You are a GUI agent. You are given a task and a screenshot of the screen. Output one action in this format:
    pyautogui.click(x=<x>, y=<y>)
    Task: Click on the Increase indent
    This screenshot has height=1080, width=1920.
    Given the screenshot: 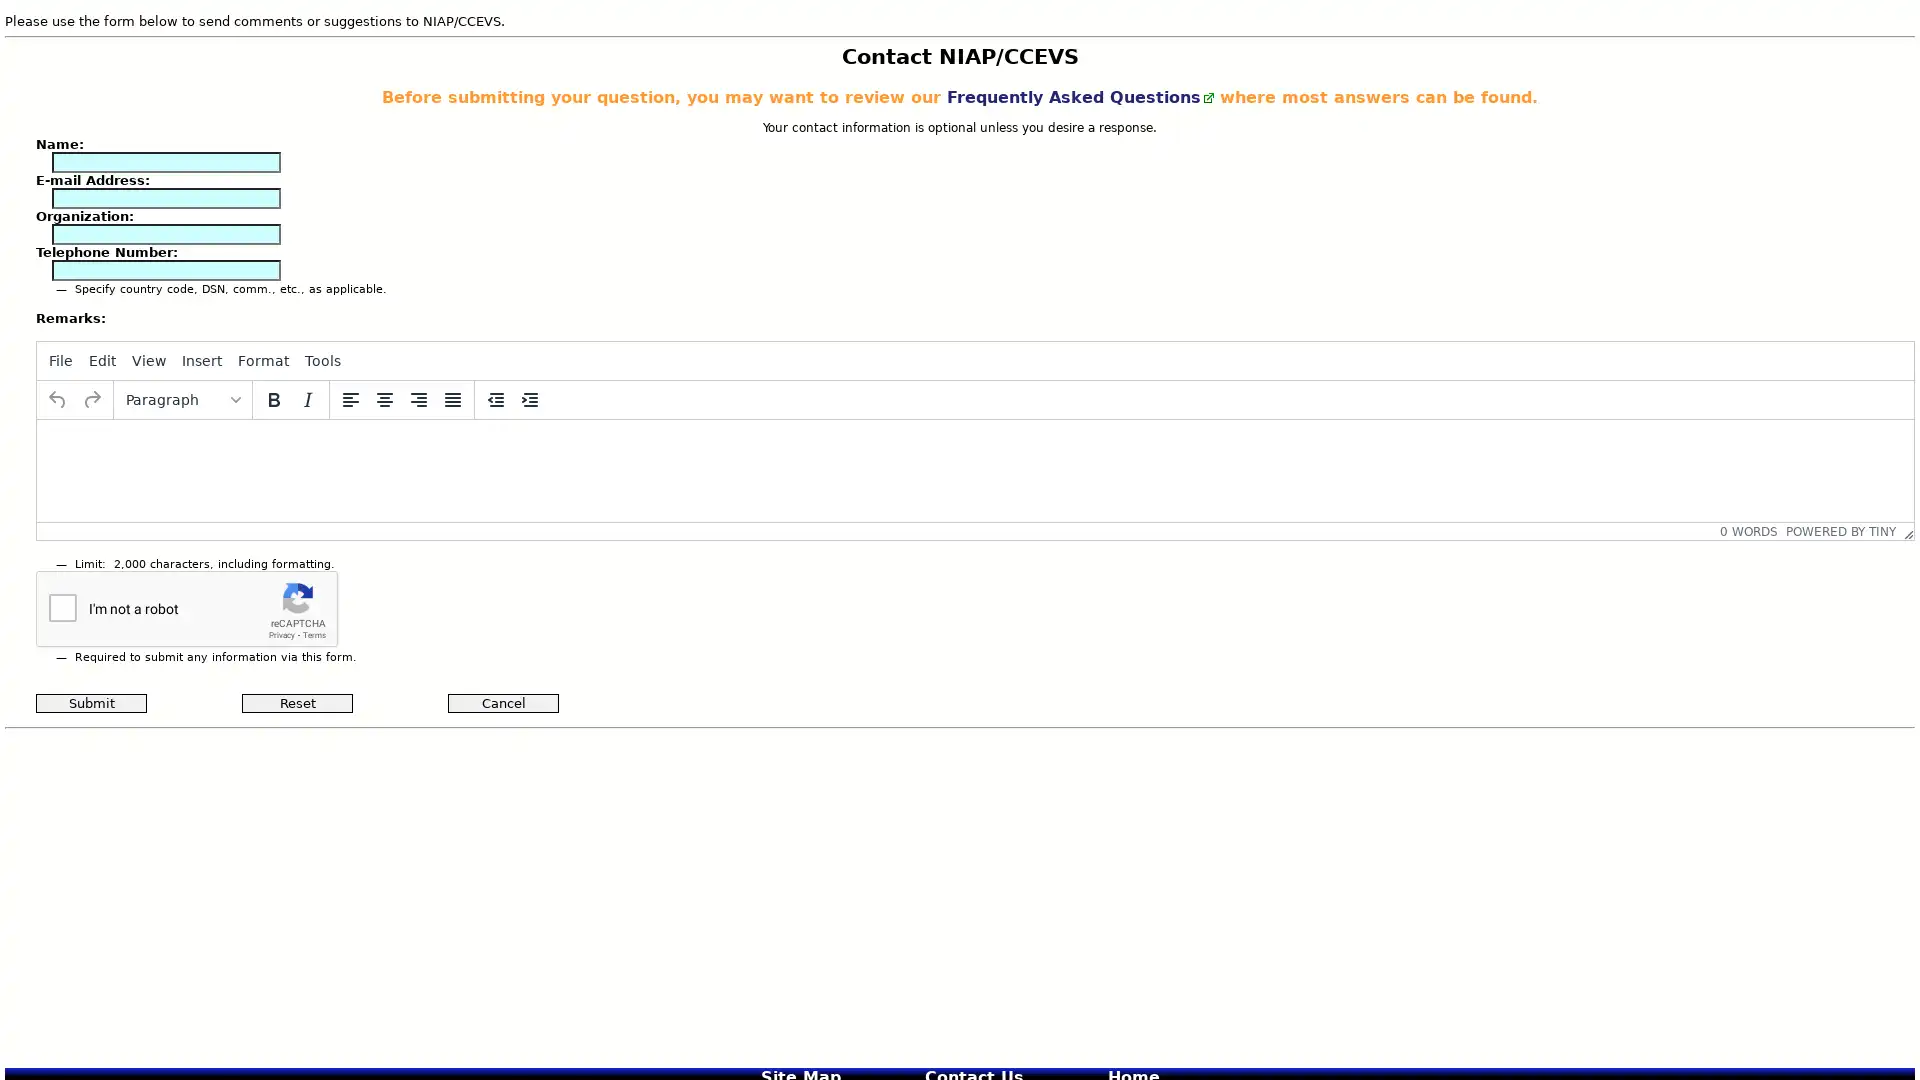 What is the action you would take?
    pyautogui.click(x=529, y=400)
    